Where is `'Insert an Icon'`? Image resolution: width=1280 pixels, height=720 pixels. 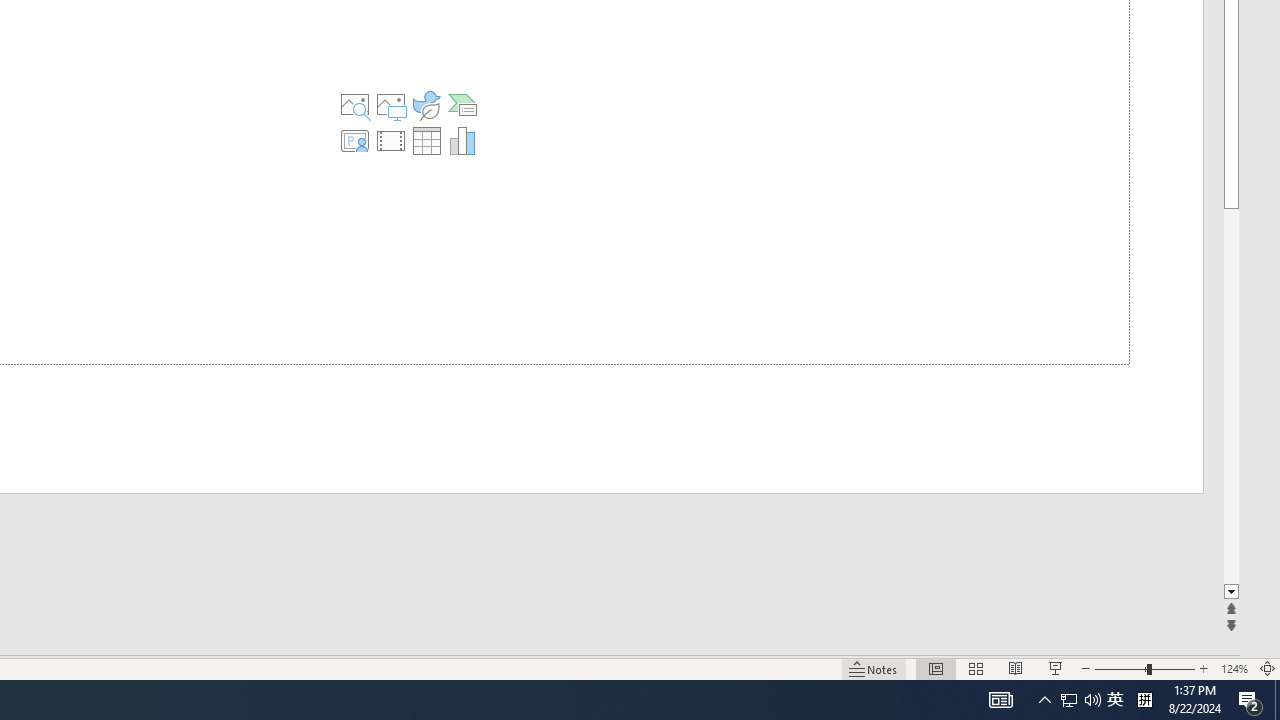 'Insert an Icon' is located at coordinates (425, 105).